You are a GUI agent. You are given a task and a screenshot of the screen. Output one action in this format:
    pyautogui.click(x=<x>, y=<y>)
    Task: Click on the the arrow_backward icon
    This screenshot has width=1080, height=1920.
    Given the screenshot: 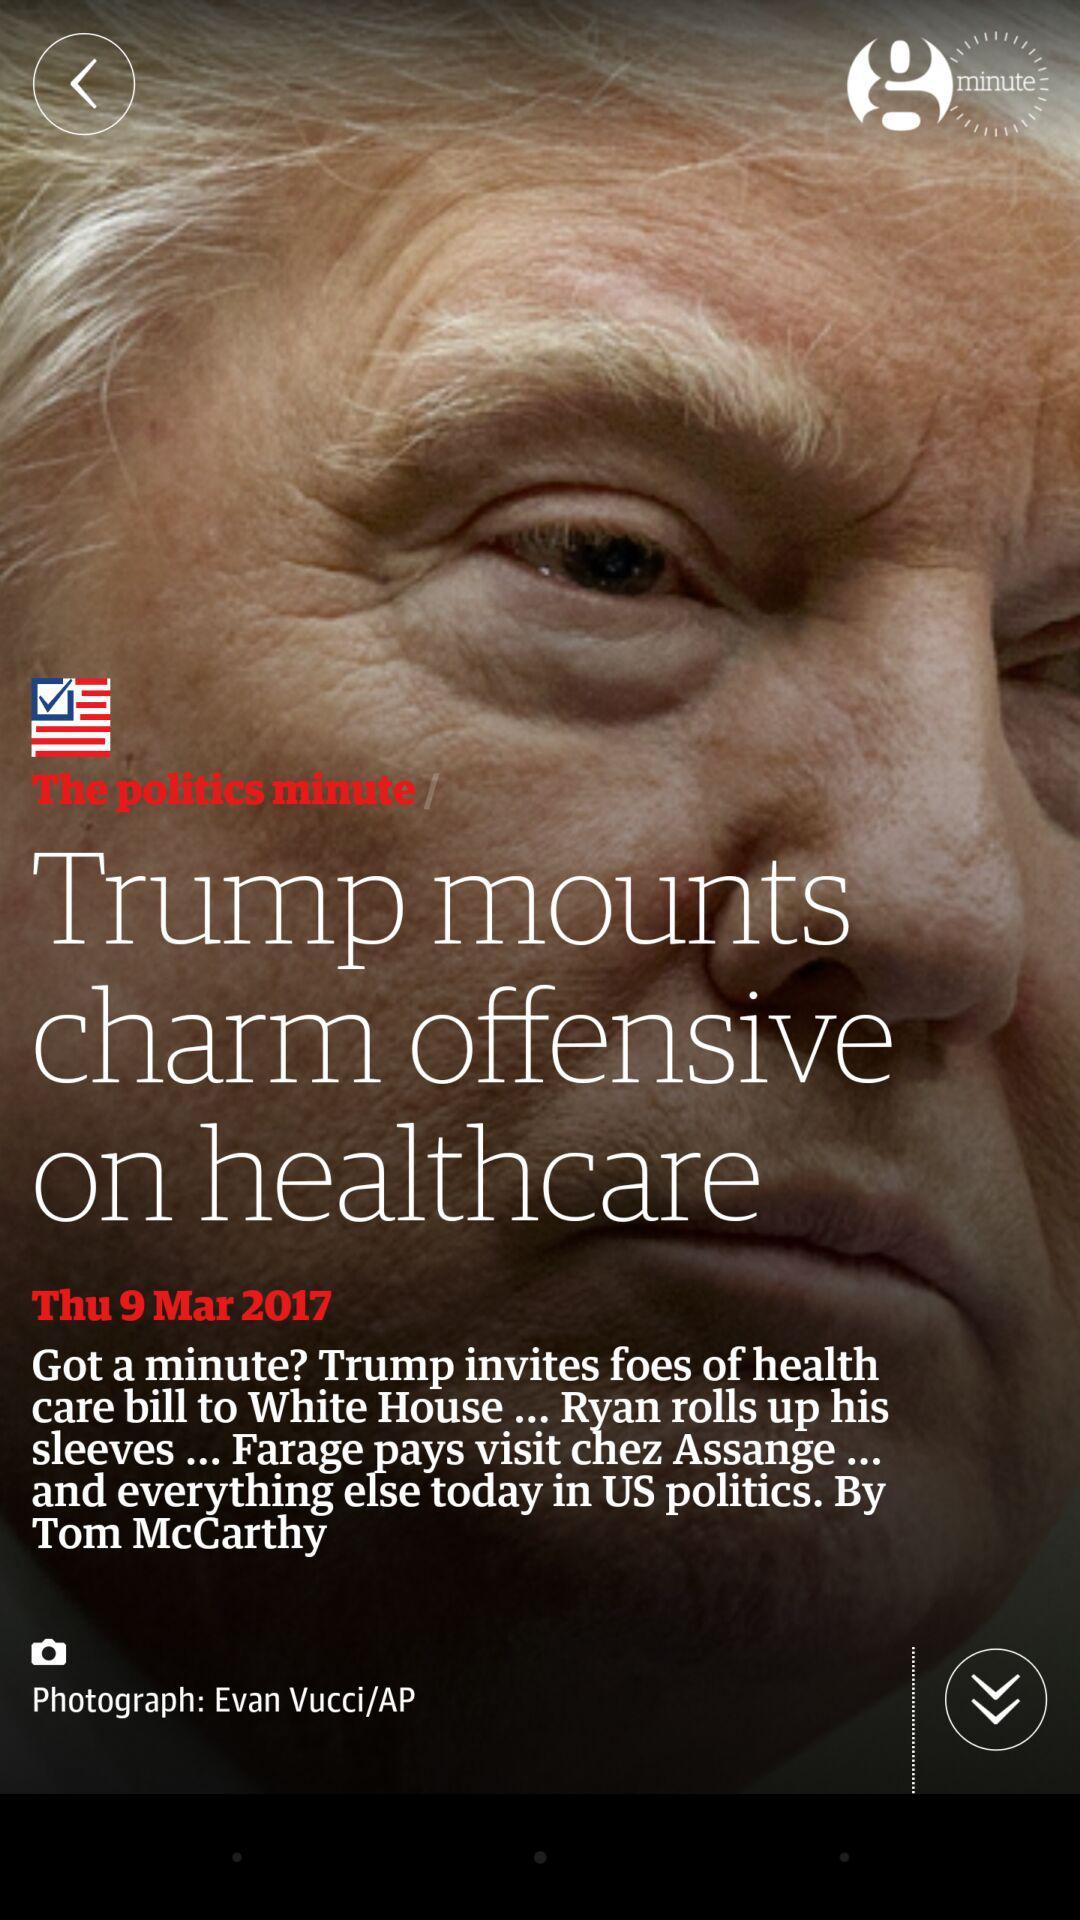 What is the action you would take?
    pyautogui.click(x=83, y=82)
    